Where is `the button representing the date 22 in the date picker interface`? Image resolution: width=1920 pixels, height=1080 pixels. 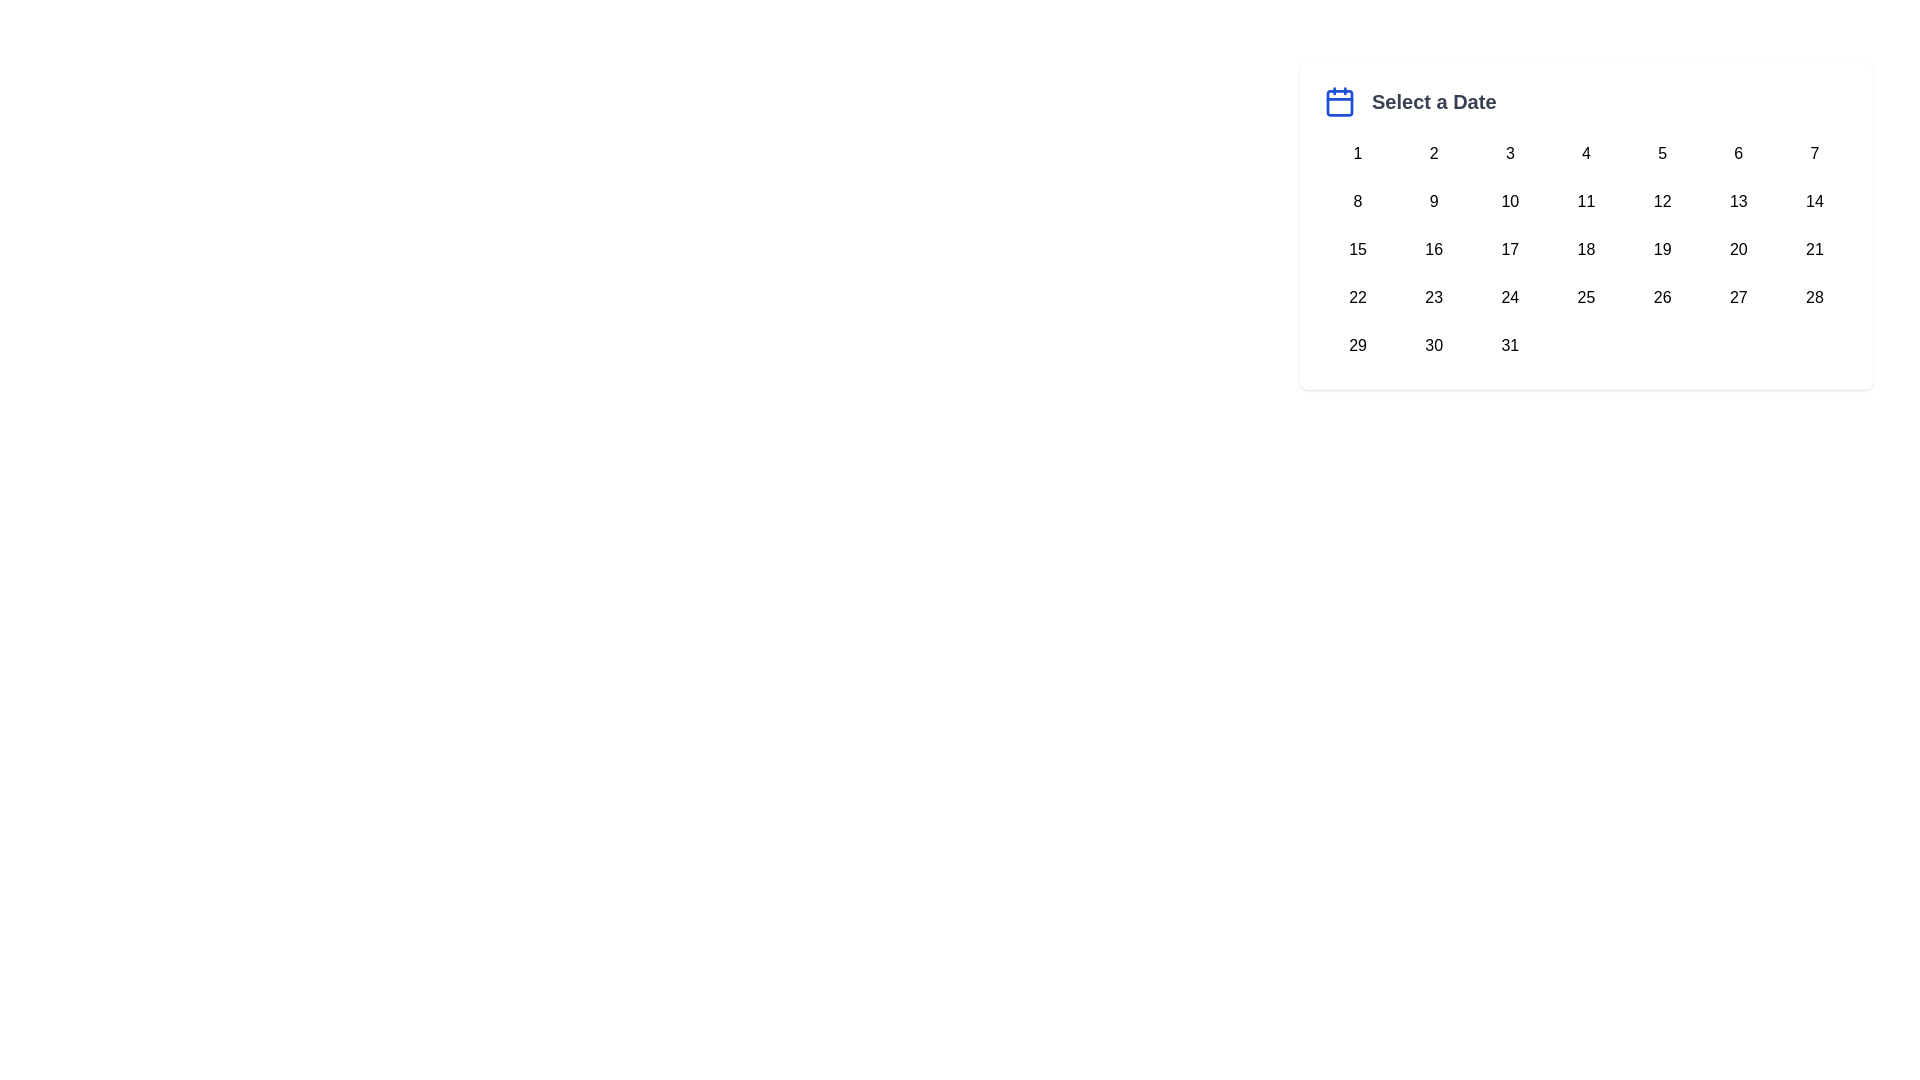
the button representing the date 22 in the date picker interface is located at coordinates (1358, 297).